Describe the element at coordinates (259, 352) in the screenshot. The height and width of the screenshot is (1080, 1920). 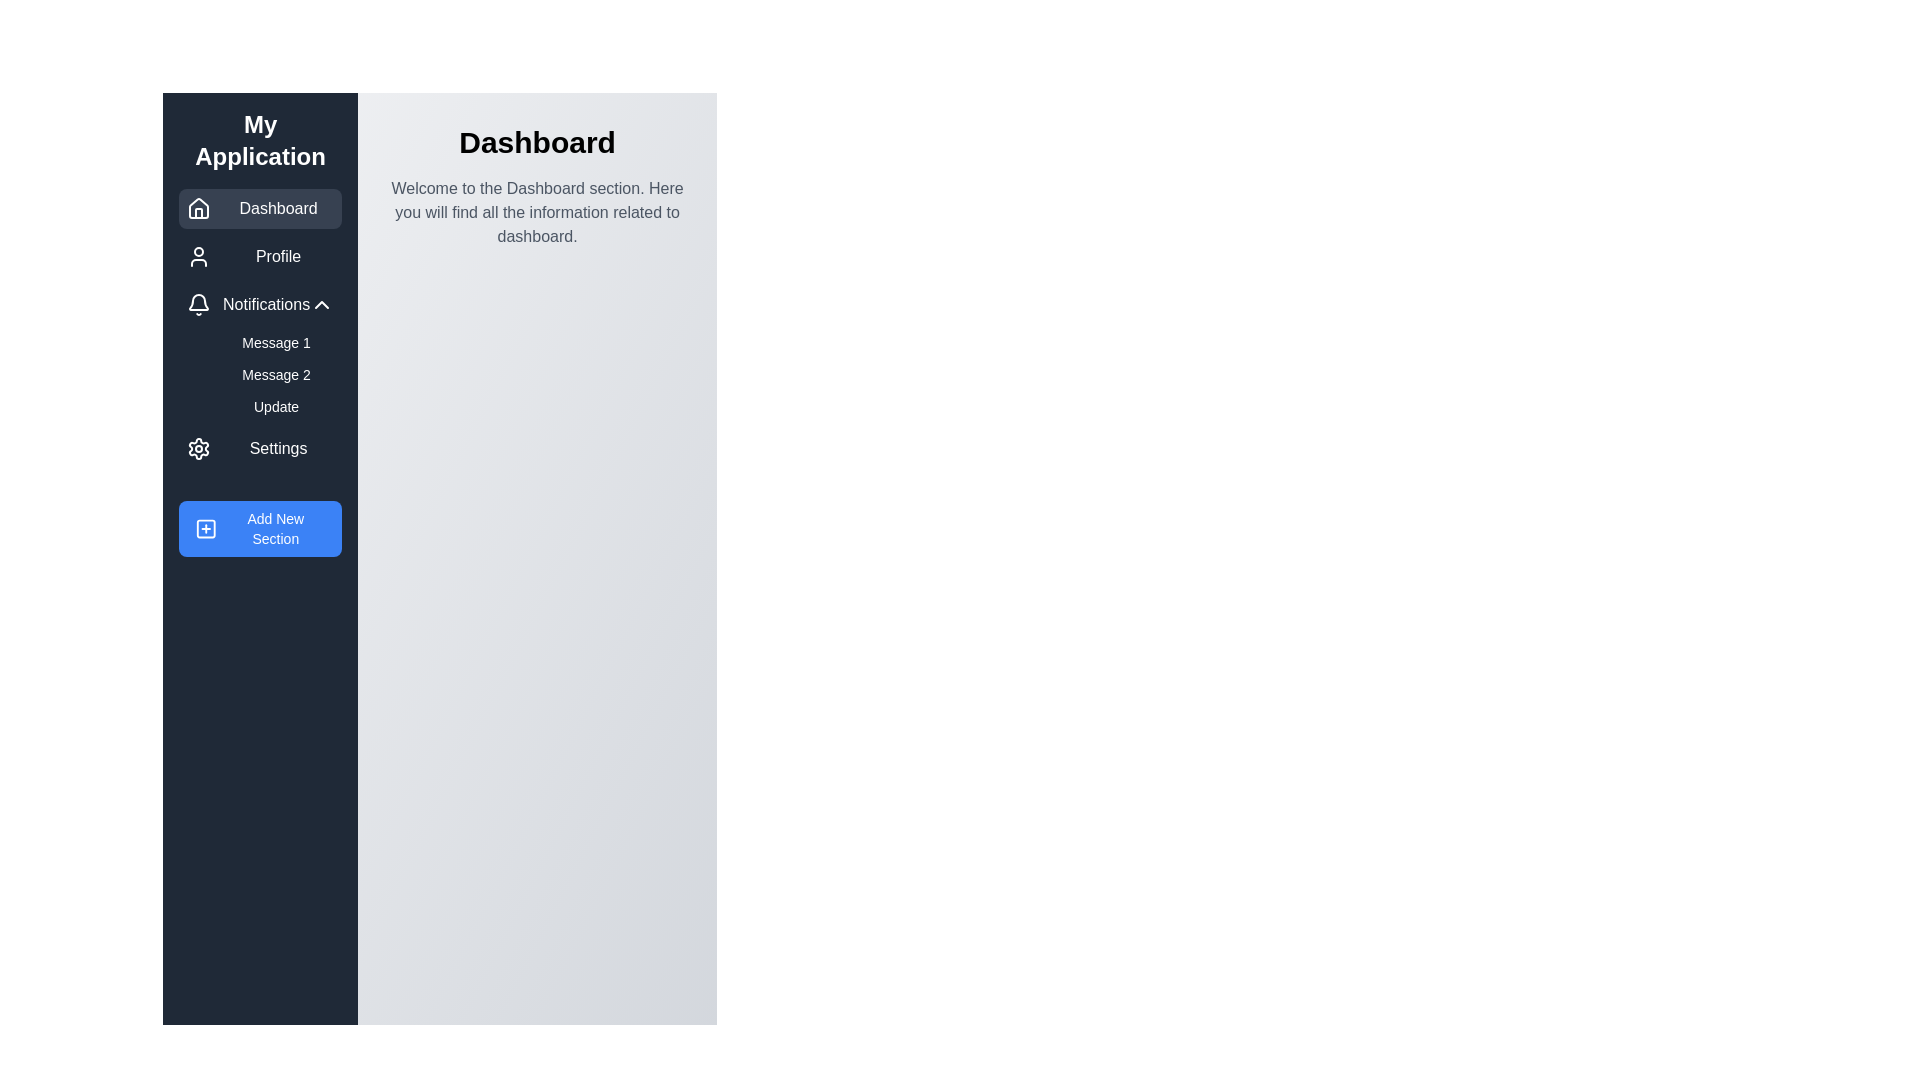
I see `the 'Notifications' dropdown menu in the left navigation menu` at that location.